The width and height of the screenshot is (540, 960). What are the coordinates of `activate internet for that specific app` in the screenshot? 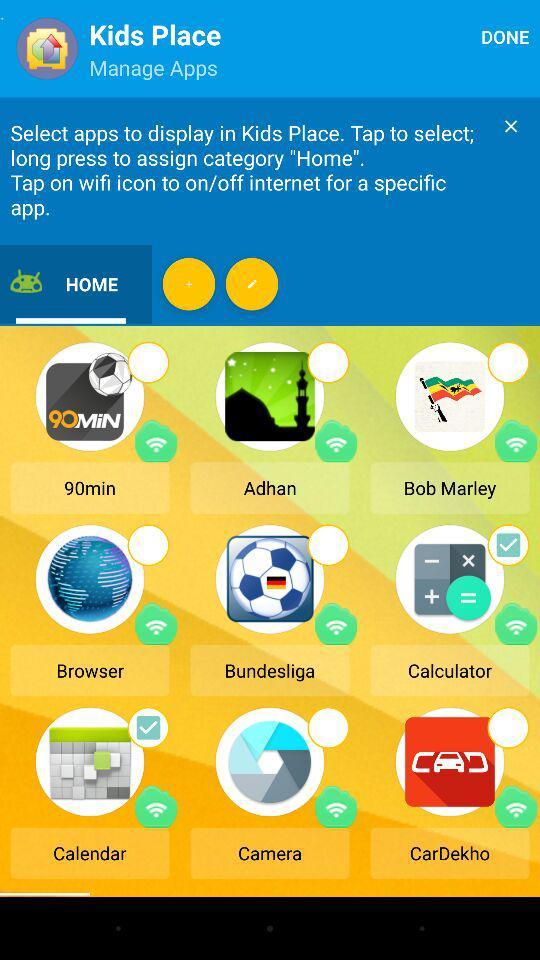 It's located at (336, 806).